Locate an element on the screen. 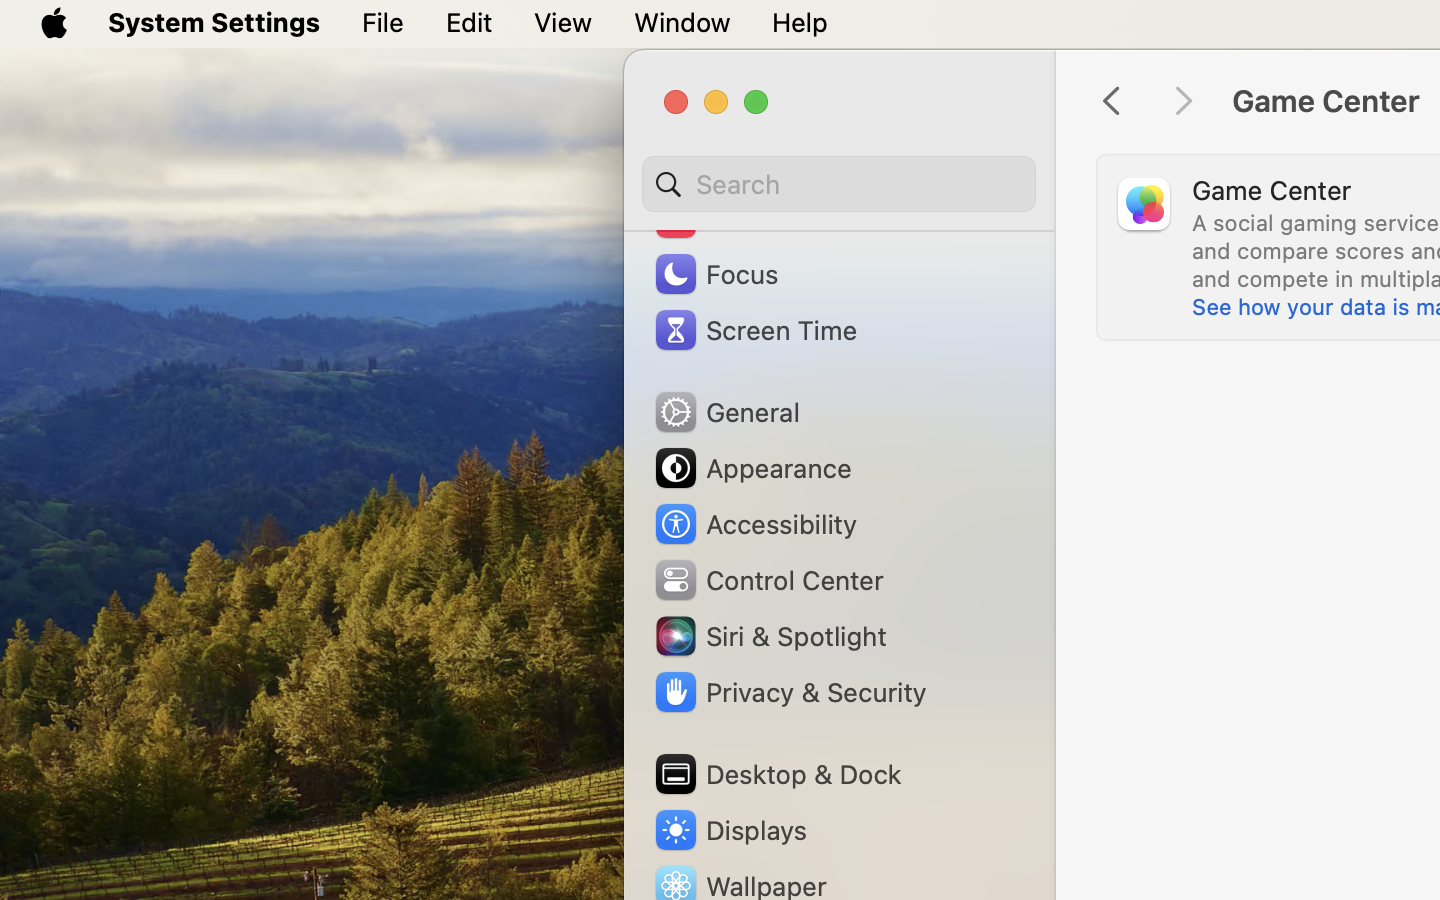 The height and width of the screenshot is (900, 1440). 'Sound' is located at coordinates (717, 217).